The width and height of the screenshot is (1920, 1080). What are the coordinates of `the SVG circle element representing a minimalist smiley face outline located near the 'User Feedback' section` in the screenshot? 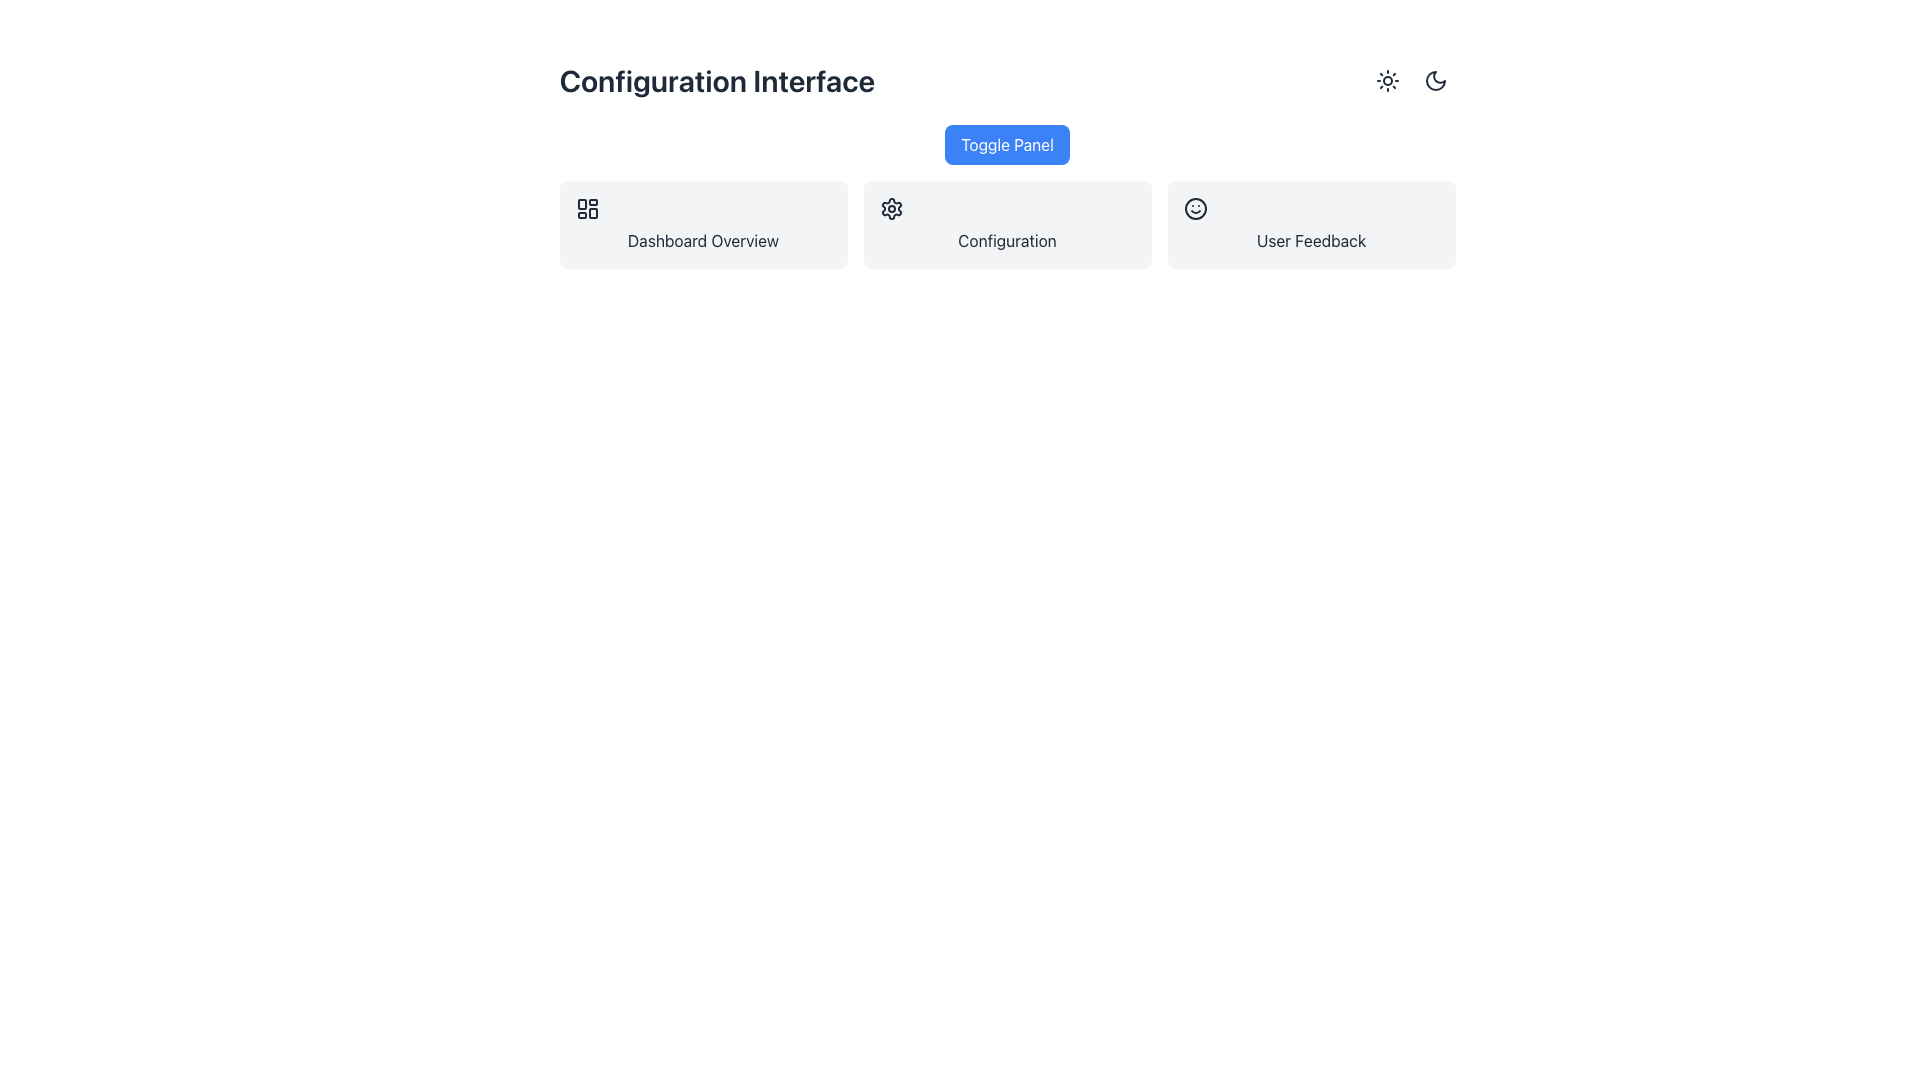 It's located at (1195, 208).